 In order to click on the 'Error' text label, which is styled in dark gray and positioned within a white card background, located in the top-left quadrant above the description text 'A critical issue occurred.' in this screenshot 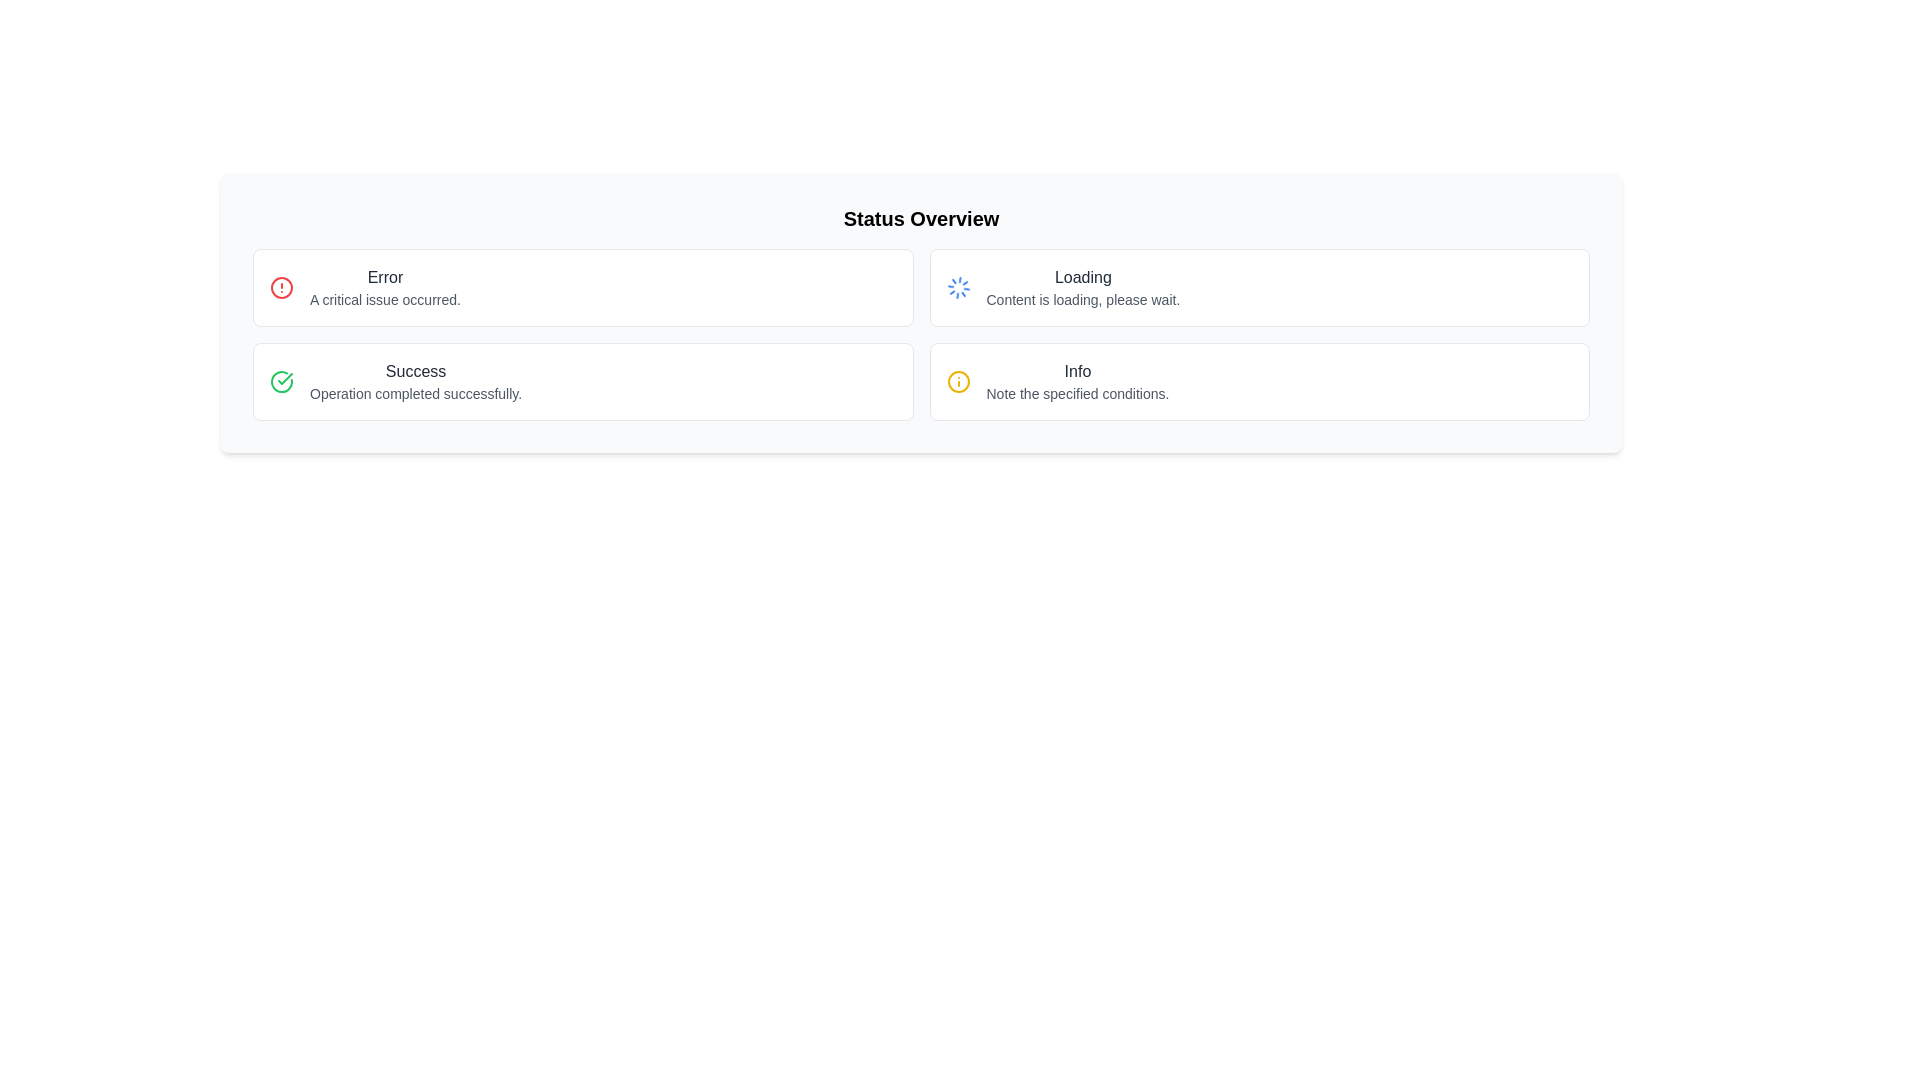, I will do `click(385, 277)`.